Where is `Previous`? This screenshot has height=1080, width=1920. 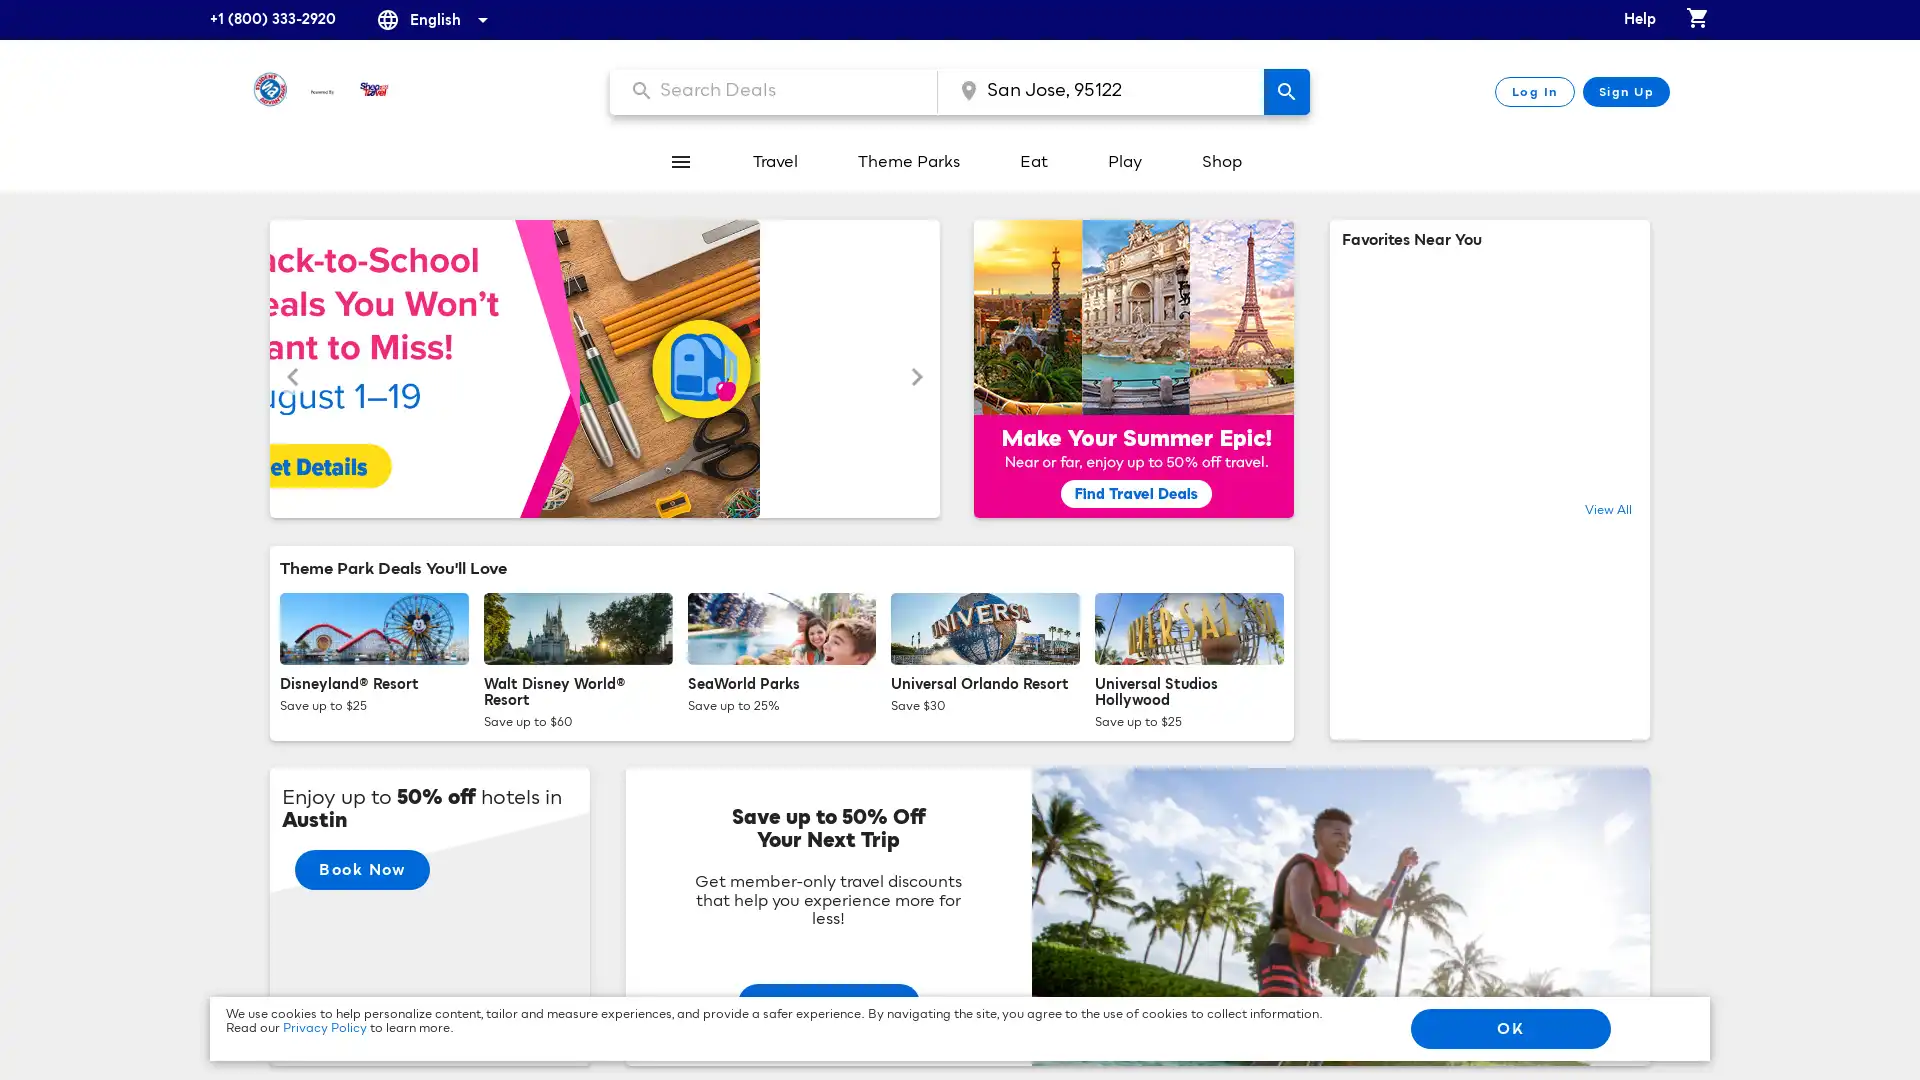
Previous is located at coordinates (283, 369).